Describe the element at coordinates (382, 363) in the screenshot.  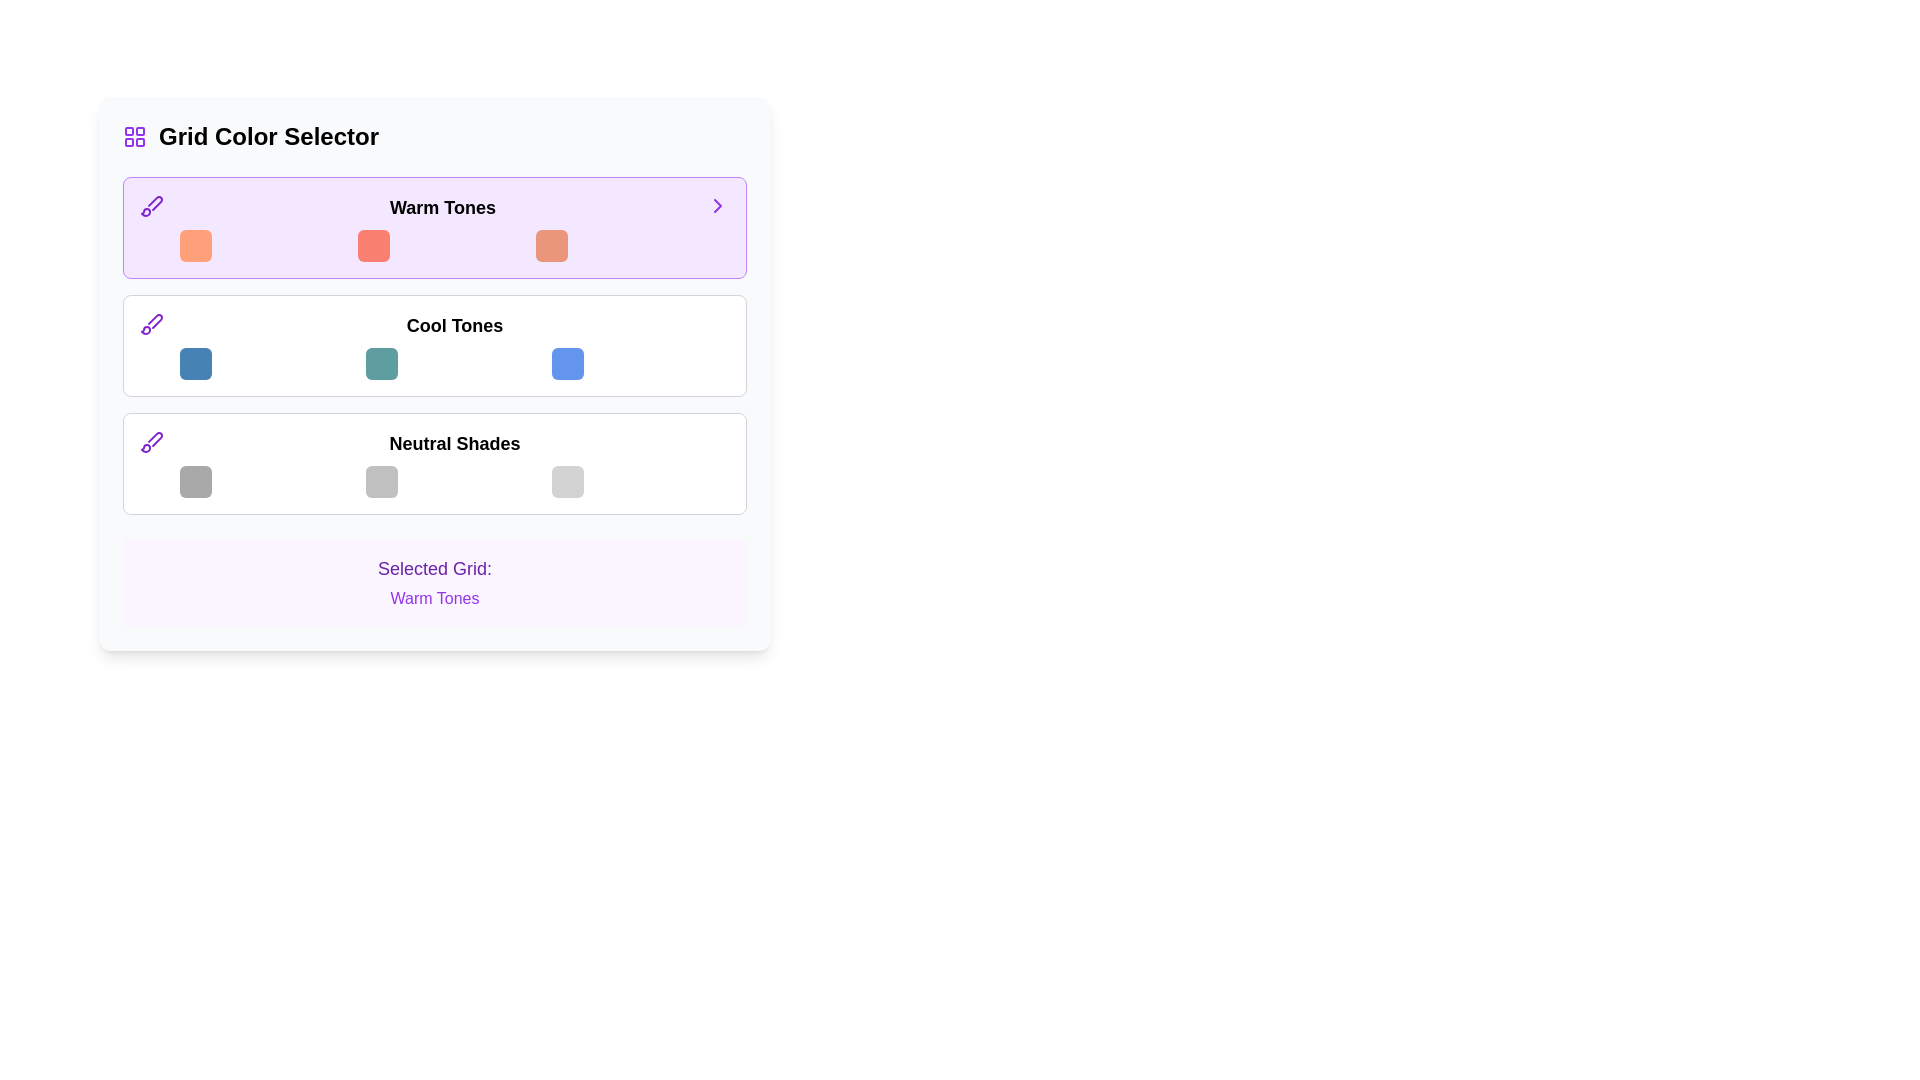
I see `the teal-colored color selection box with rounded edges in the 'Cool Tones' section` at that location.